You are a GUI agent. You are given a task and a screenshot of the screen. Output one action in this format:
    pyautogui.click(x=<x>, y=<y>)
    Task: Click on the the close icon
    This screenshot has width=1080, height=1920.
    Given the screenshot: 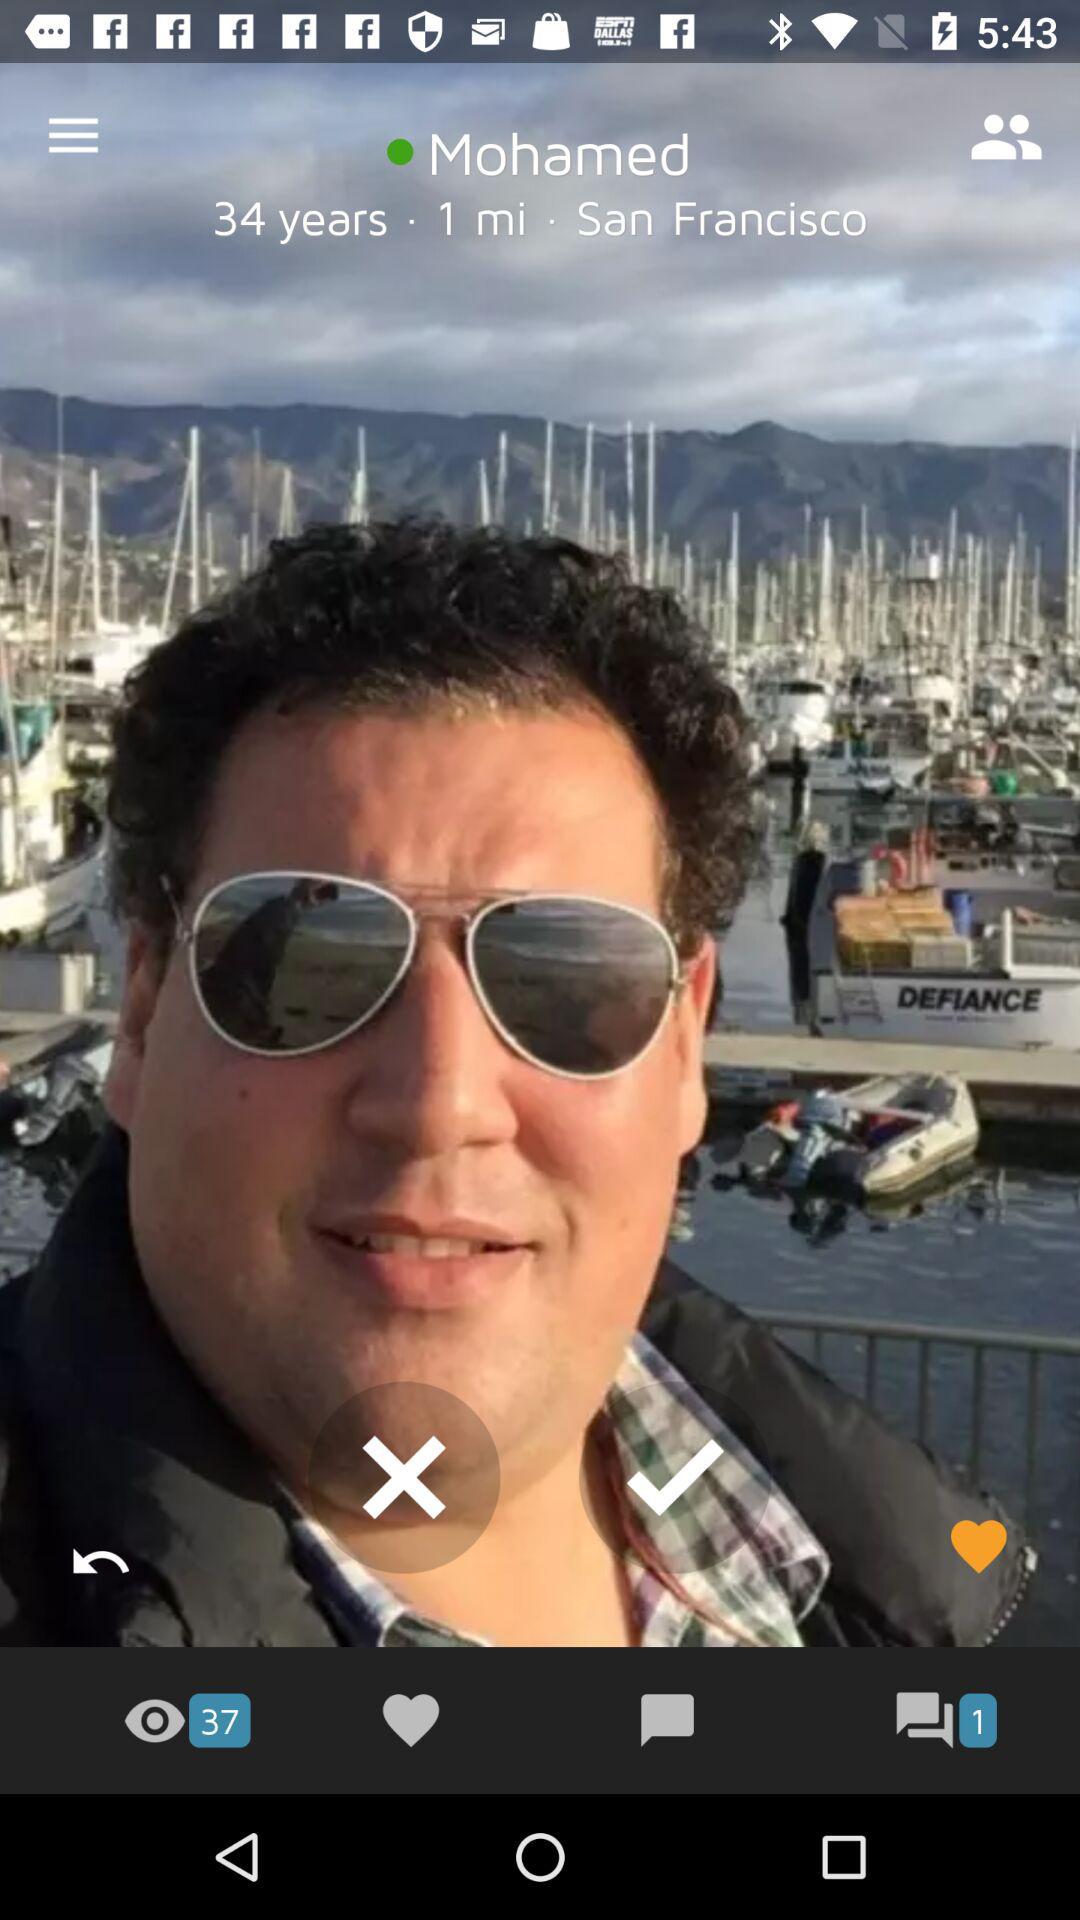 What is the action you would take?
    pyautogui.click(x=404, y=1477)
    